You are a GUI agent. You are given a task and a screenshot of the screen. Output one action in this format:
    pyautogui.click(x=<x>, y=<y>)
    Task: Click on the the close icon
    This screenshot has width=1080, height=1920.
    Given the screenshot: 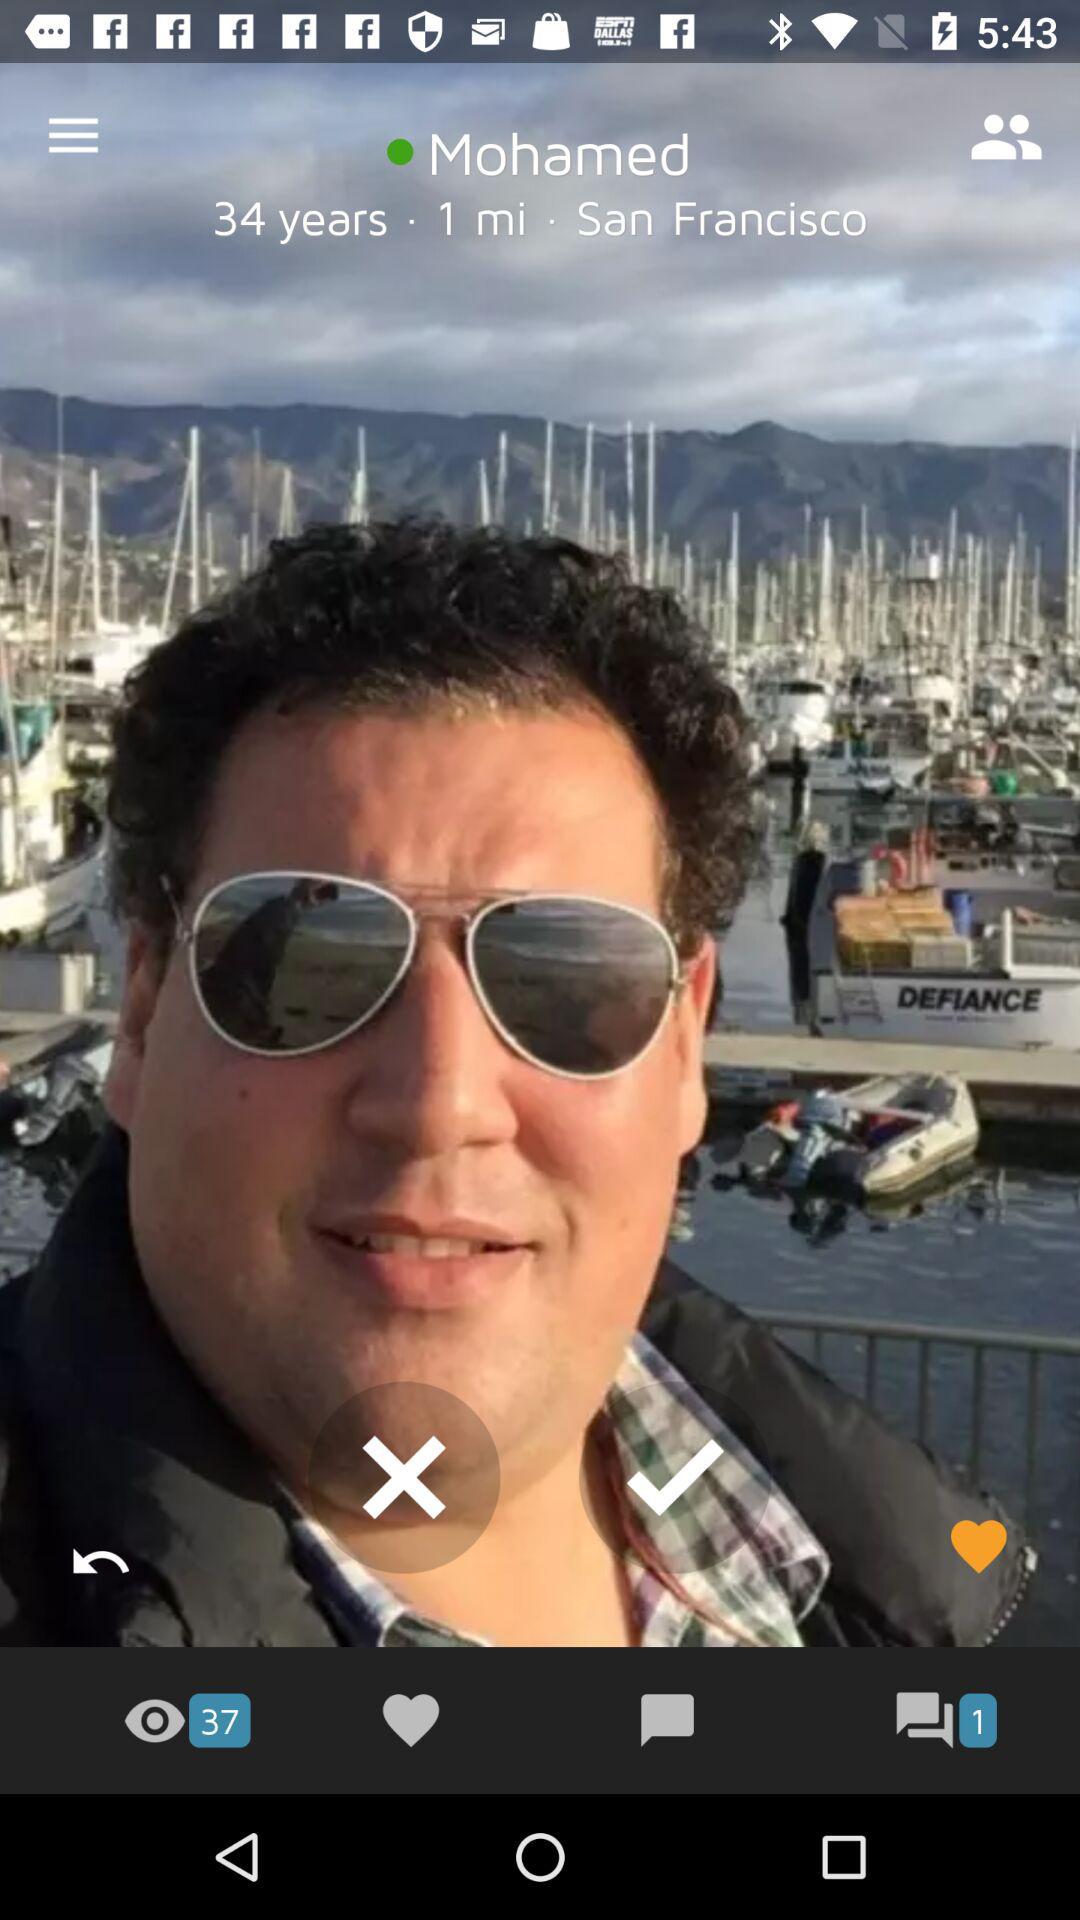 What is the action you would take?
    pyautogui.click(x=404, y=1477)
    